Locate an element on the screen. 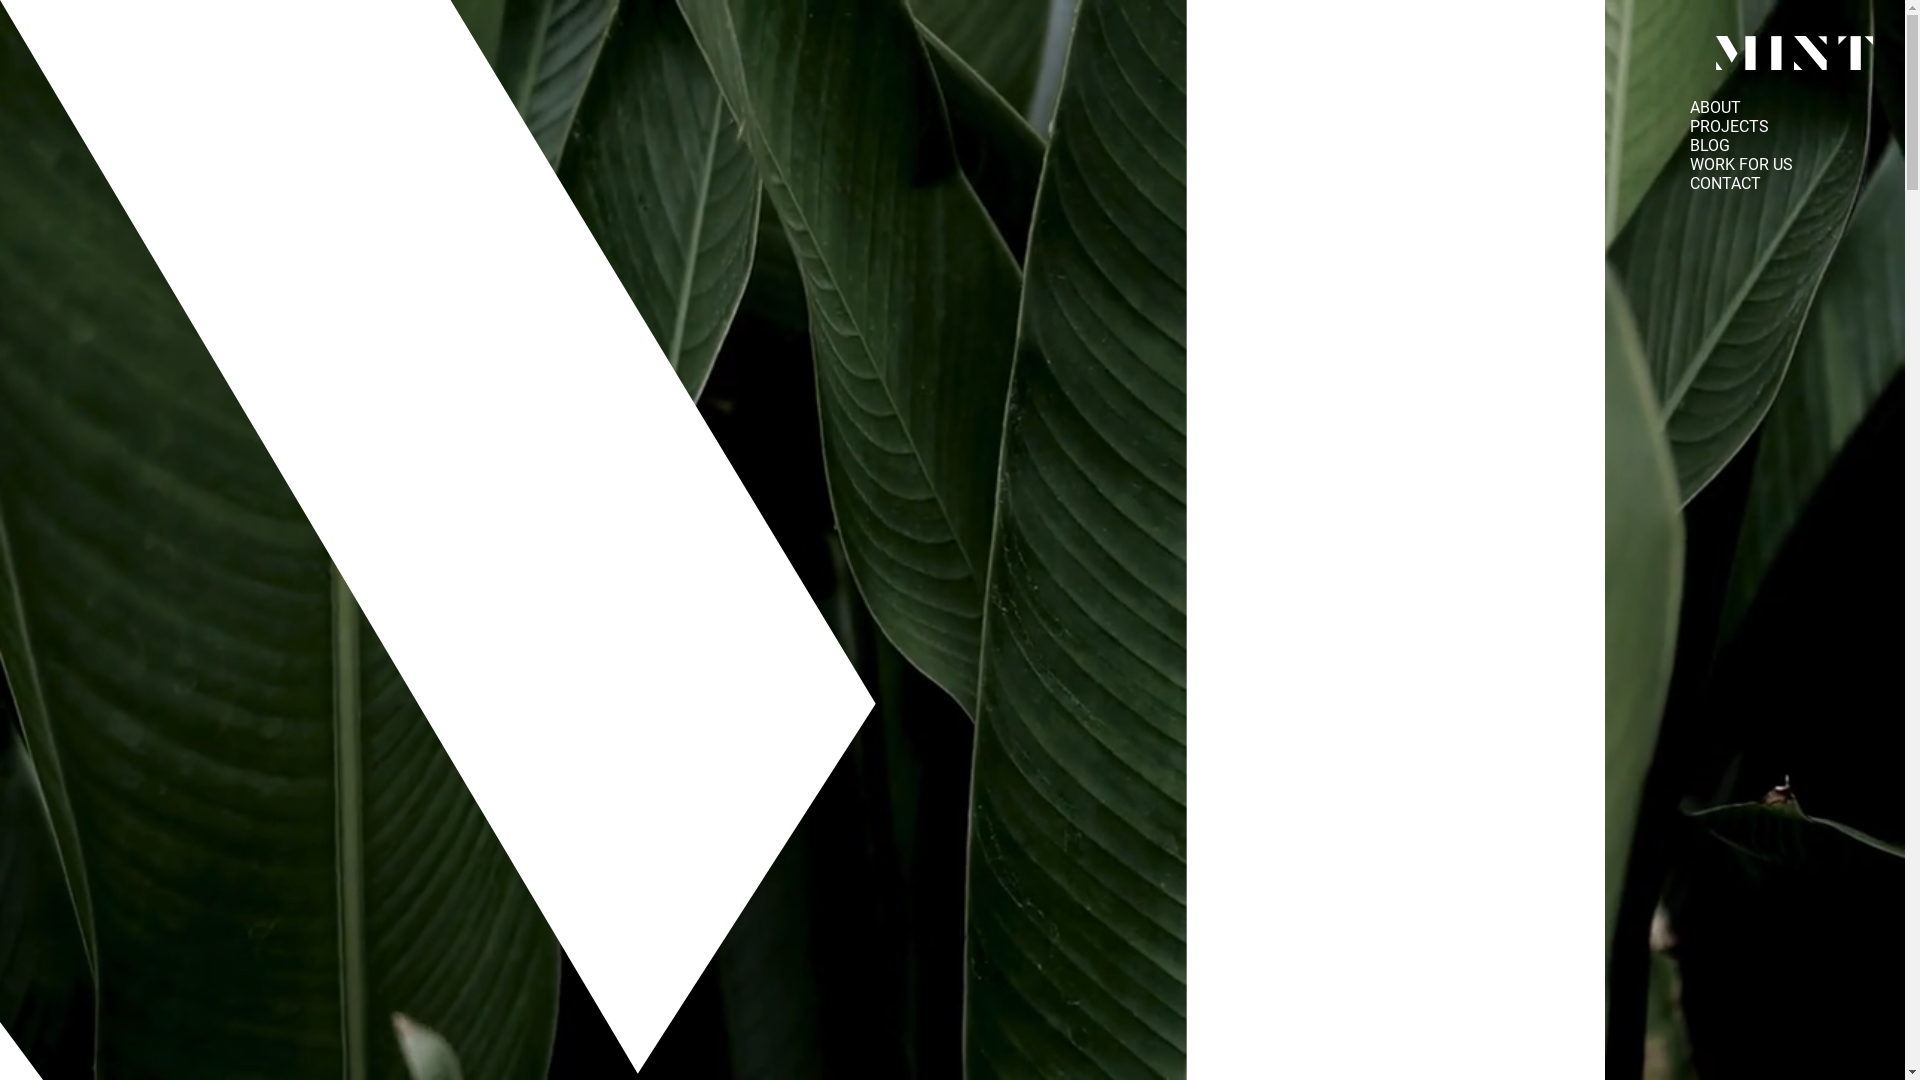 The width and height of the screenshot is (1920, 1080). 'CONTACT' is located at coordinates (1724, 183).